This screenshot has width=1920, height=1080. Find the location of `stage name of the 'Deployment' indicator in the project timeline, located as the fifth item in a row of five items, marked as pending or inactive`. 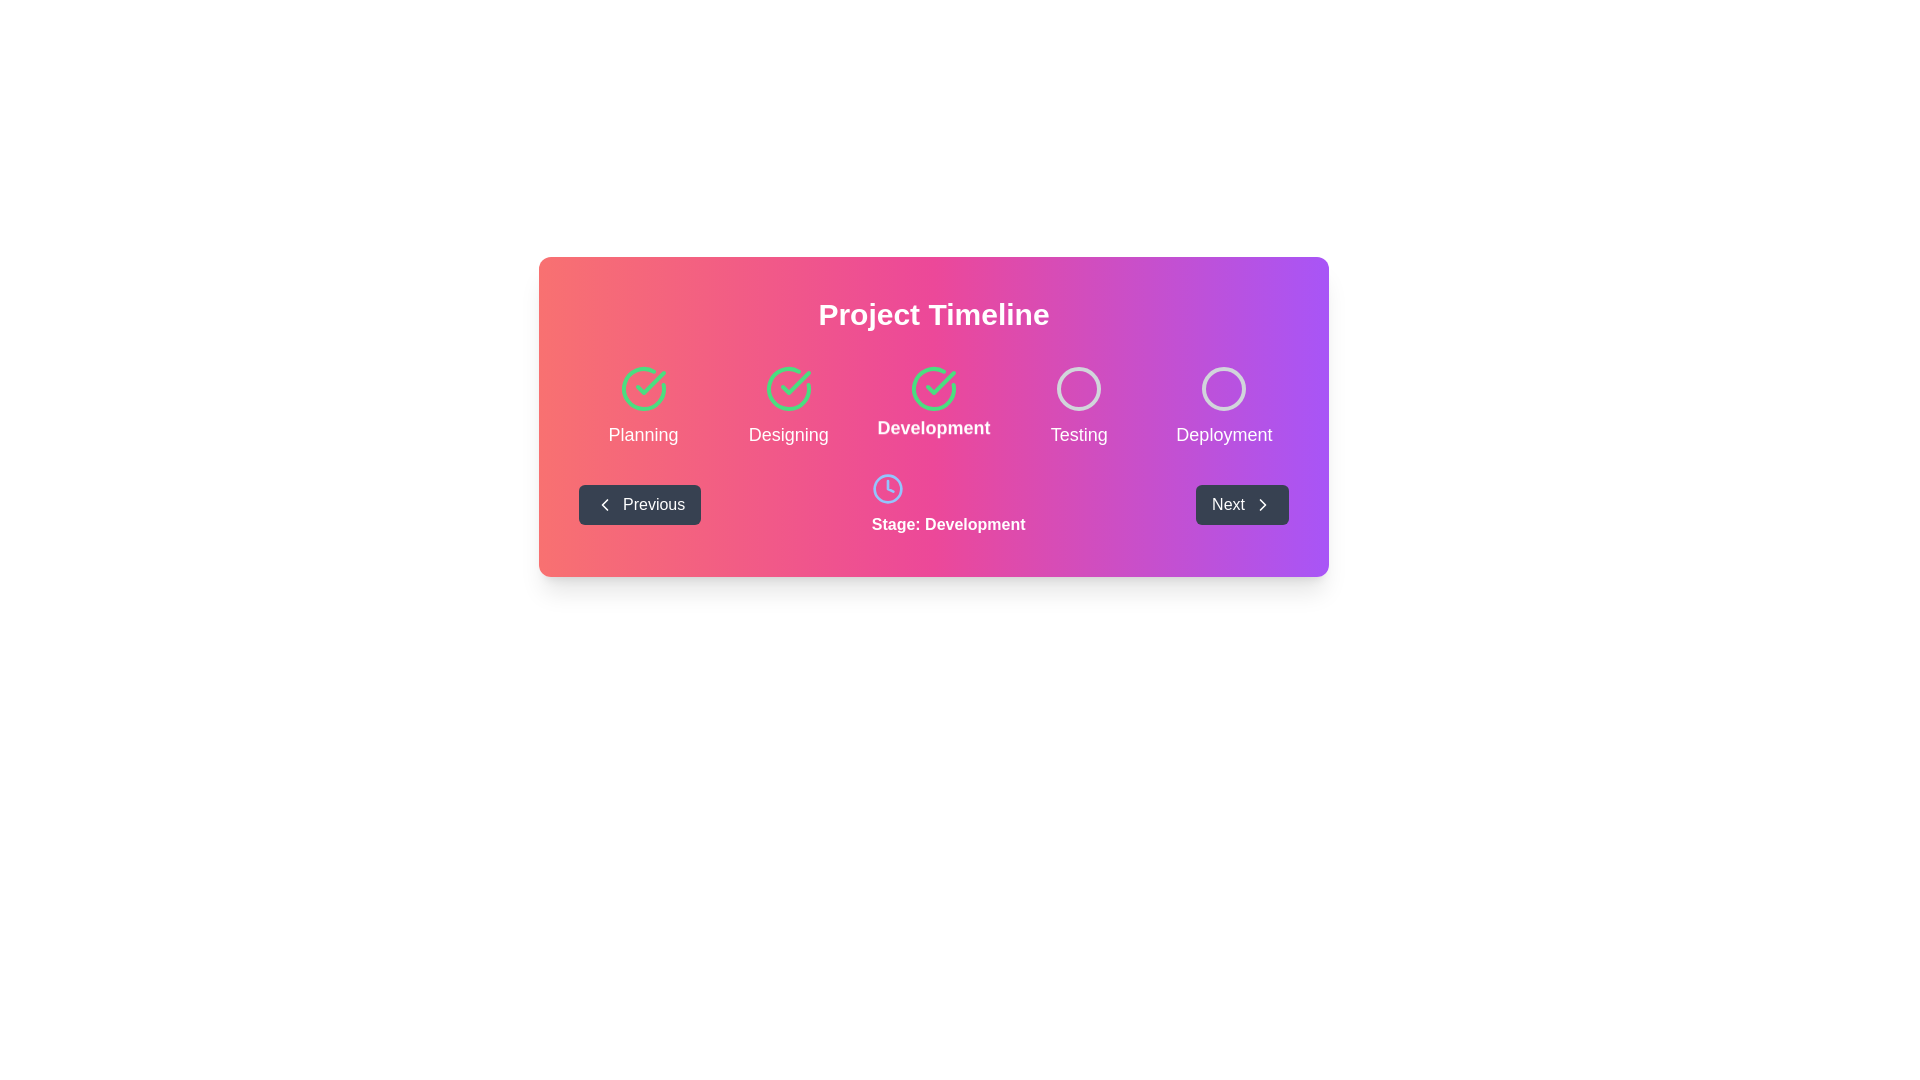

stage name of the 'Deployment' indicator in the project timeline, located as the fifth item in a row of five items, marked as pending or inactive is located at coordinates (1223, 406).